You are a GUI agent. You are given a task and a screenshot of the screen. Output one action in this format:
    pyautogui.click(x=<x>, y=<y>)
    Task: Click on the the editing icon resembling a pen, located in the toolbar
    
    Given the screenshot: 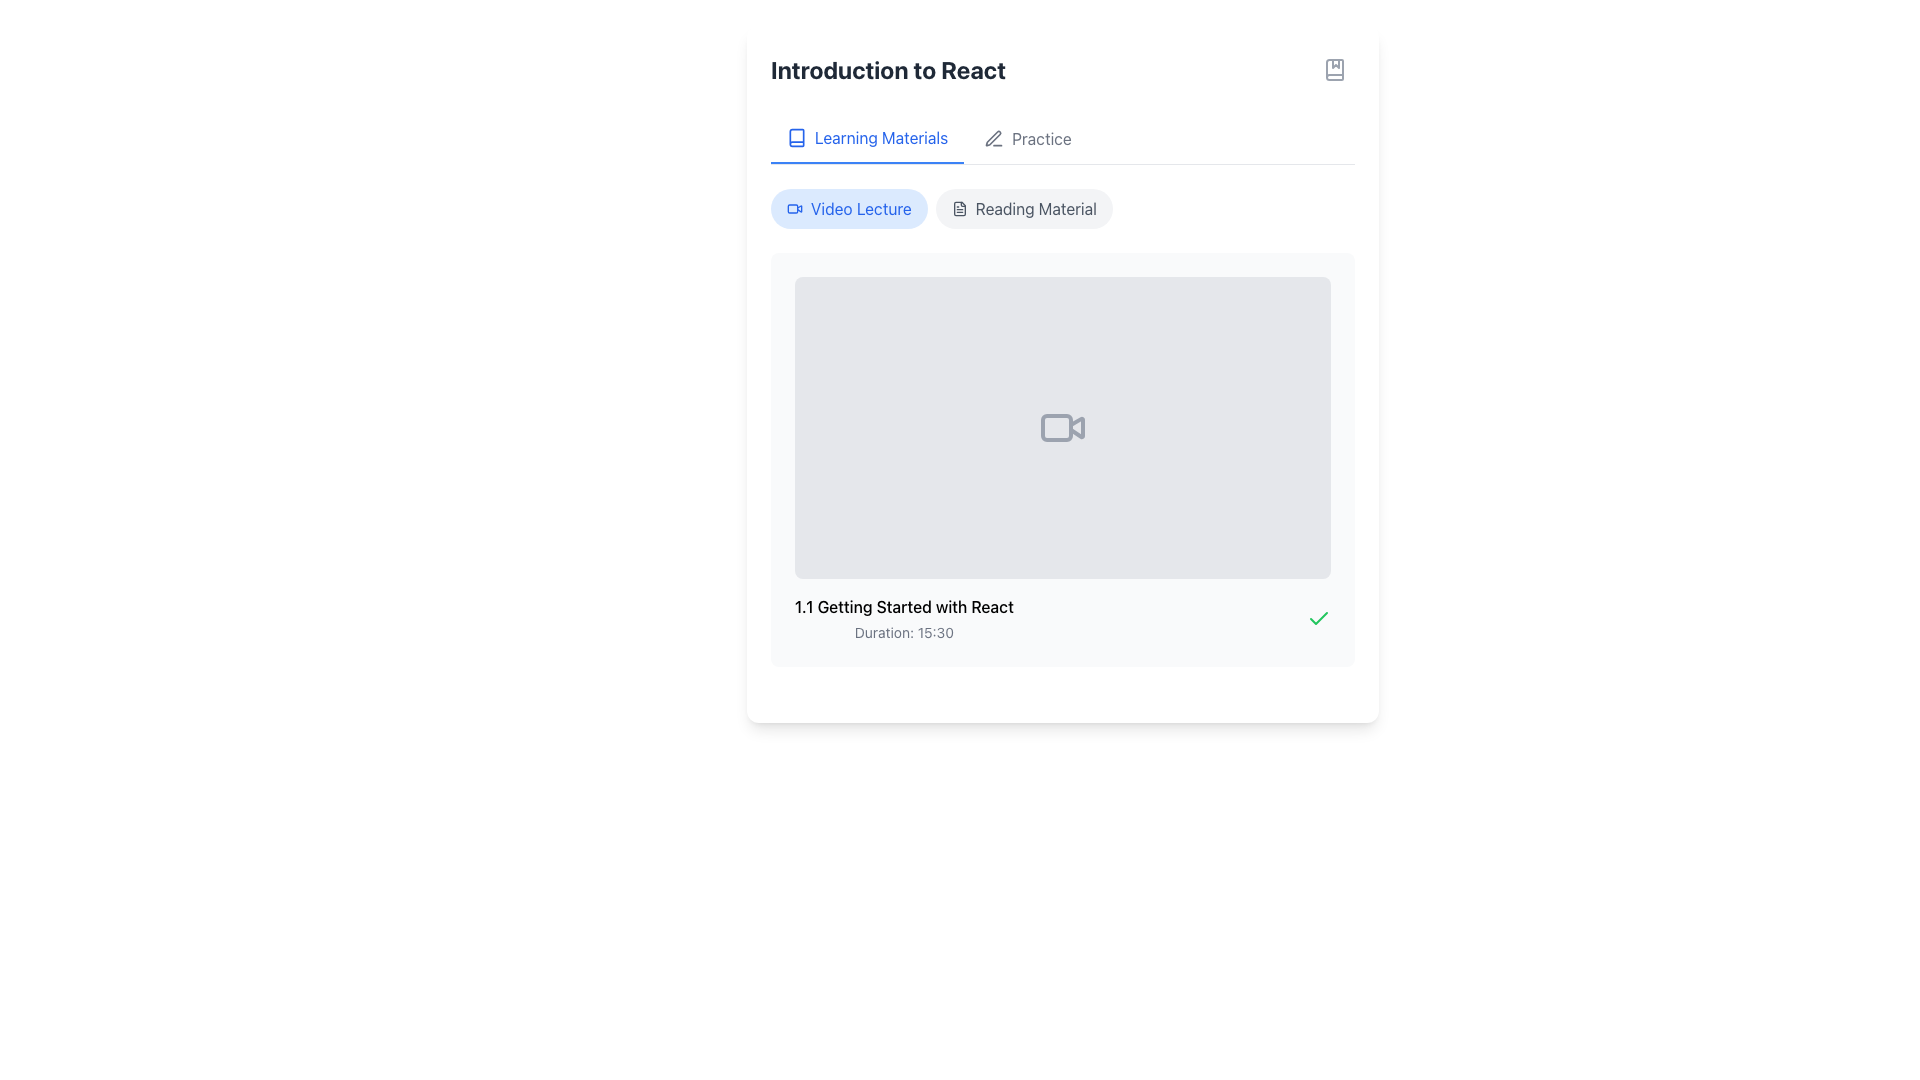 What is the action you would take?
    pyautogui.click(x=994, y=137)
    